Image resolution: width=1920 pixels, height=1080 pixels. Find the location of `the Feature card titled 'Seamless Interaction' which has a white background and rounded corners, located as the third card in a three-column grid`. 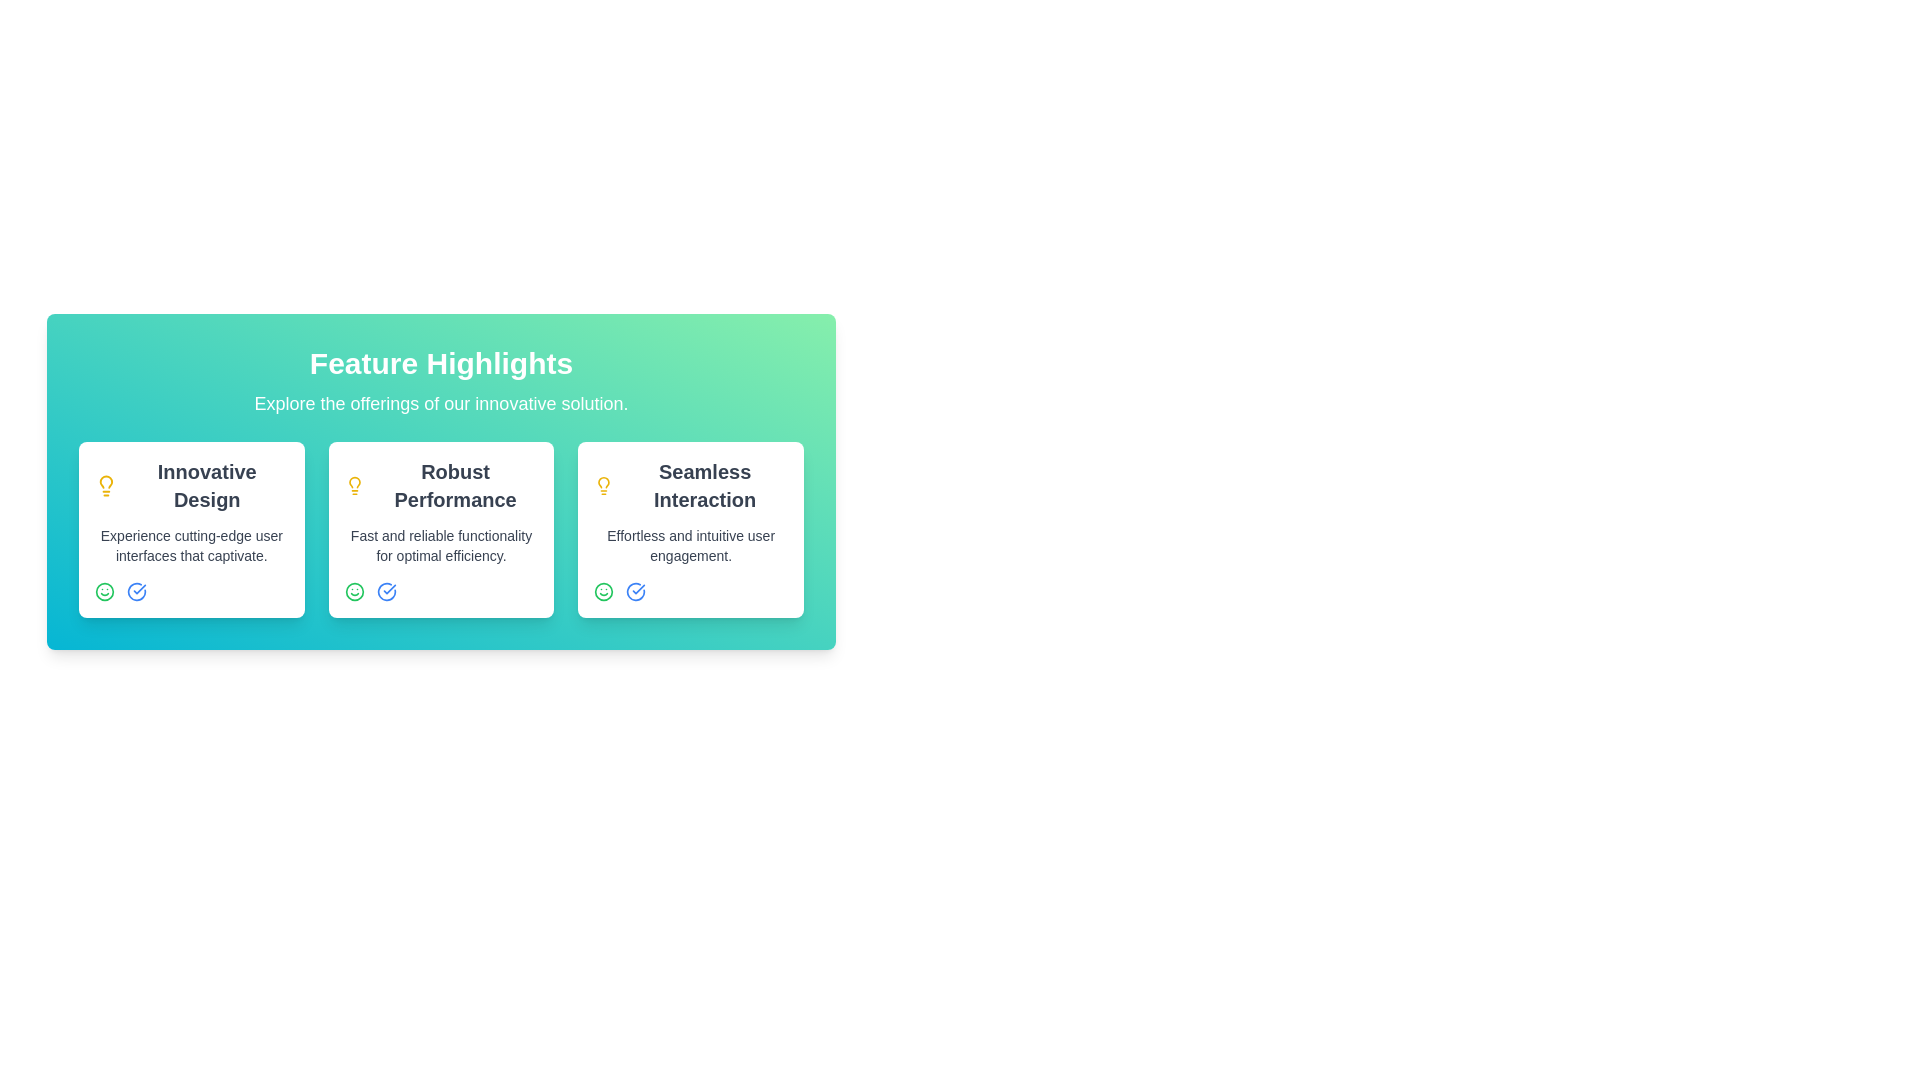

the Feature card titled 'Seamless Interaction' which has a white background and rounded corners, located as the third card in a three-column grid is located at coordinates (691, 528).